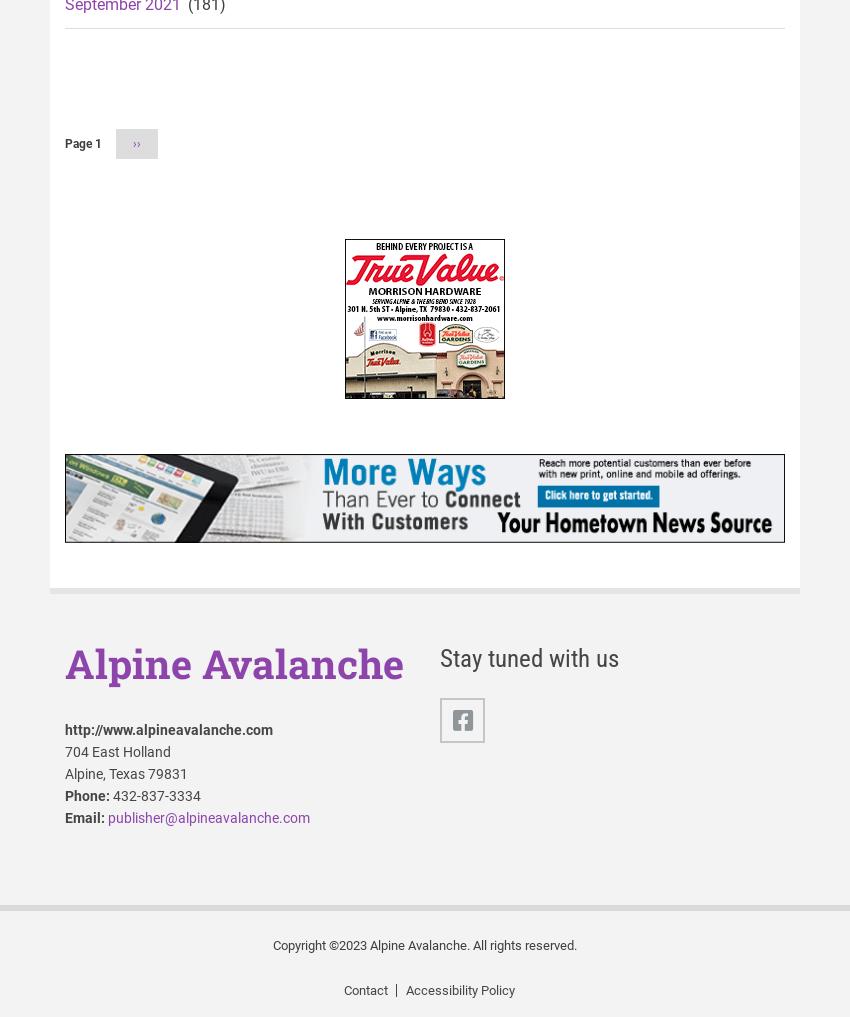 The image size is (850, 1017). What do you see at coordinates (208, 815) in the screenshot?
I see `'publisher@alpineavalanche.com'` at bounding box center [208, 815].